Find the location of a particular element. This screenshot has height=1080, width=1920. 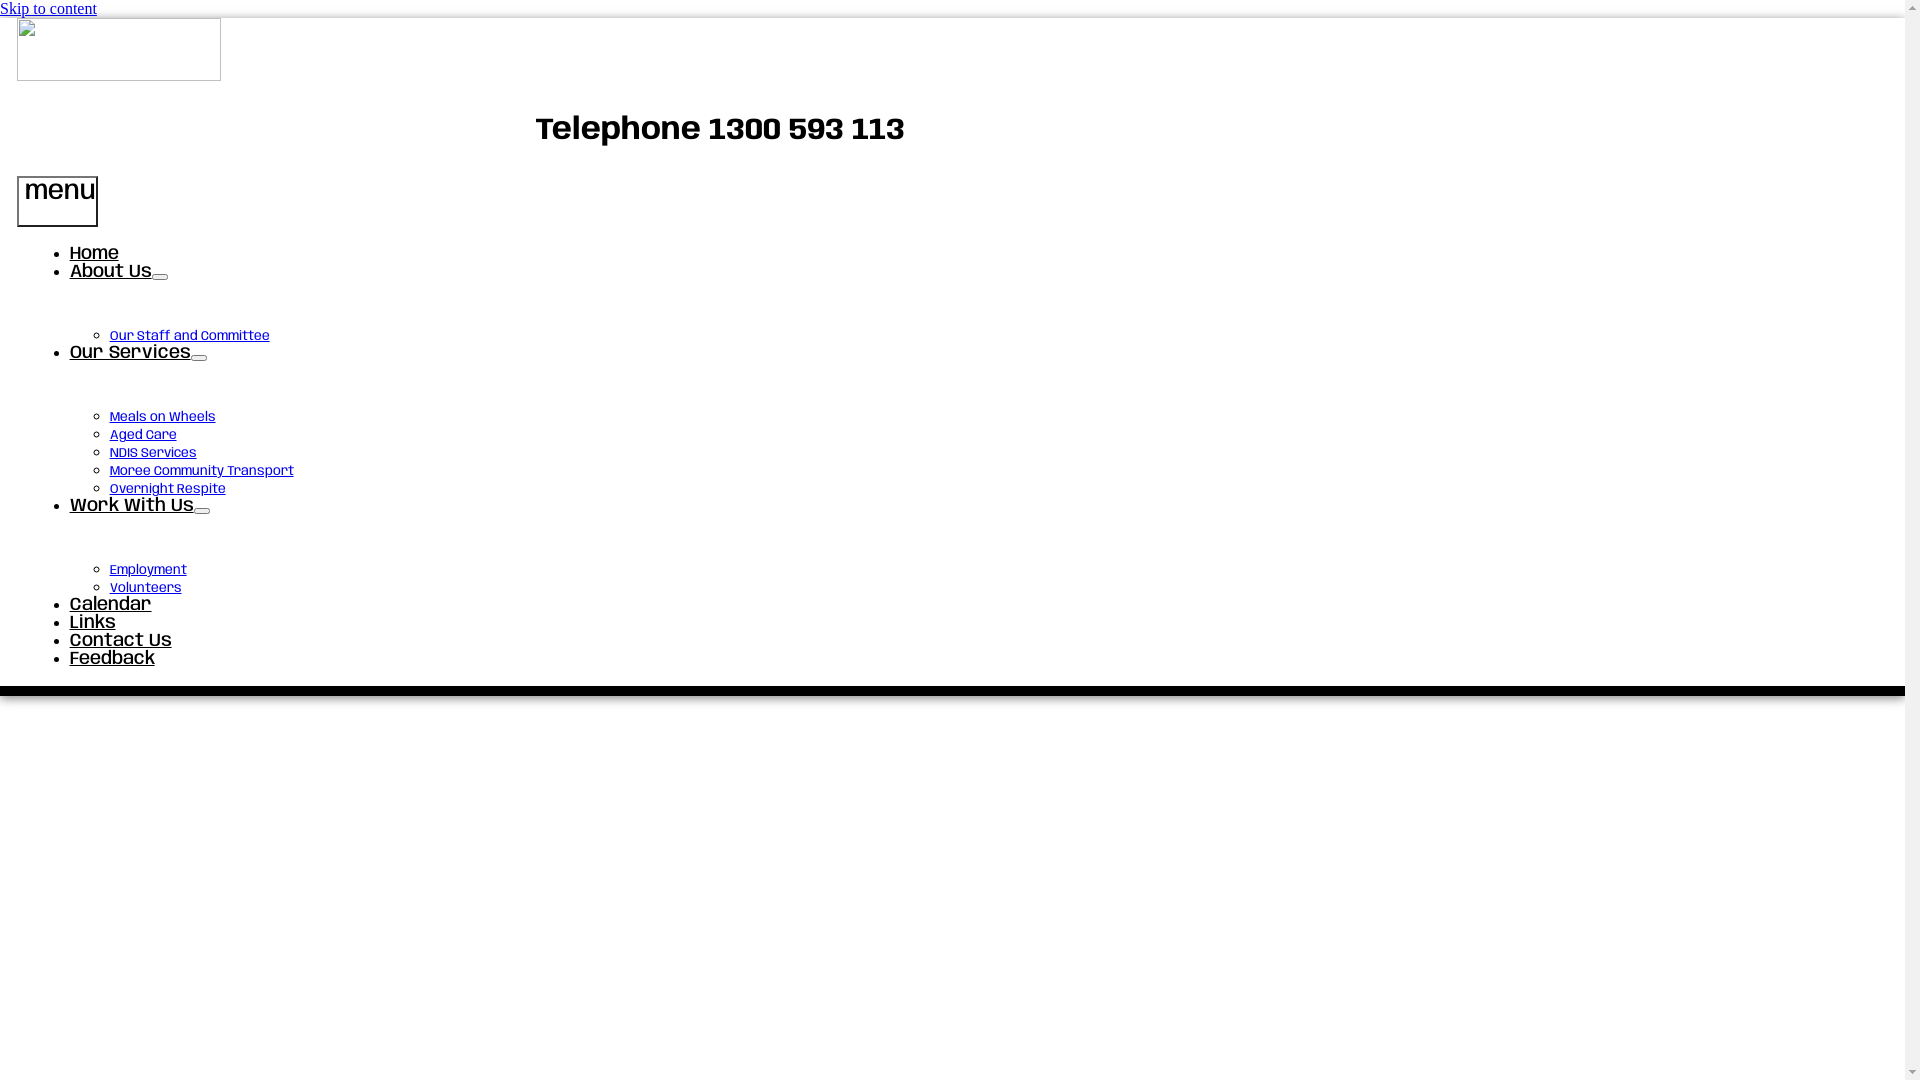

'NDIS Services' is located at coordinates (152, 453).